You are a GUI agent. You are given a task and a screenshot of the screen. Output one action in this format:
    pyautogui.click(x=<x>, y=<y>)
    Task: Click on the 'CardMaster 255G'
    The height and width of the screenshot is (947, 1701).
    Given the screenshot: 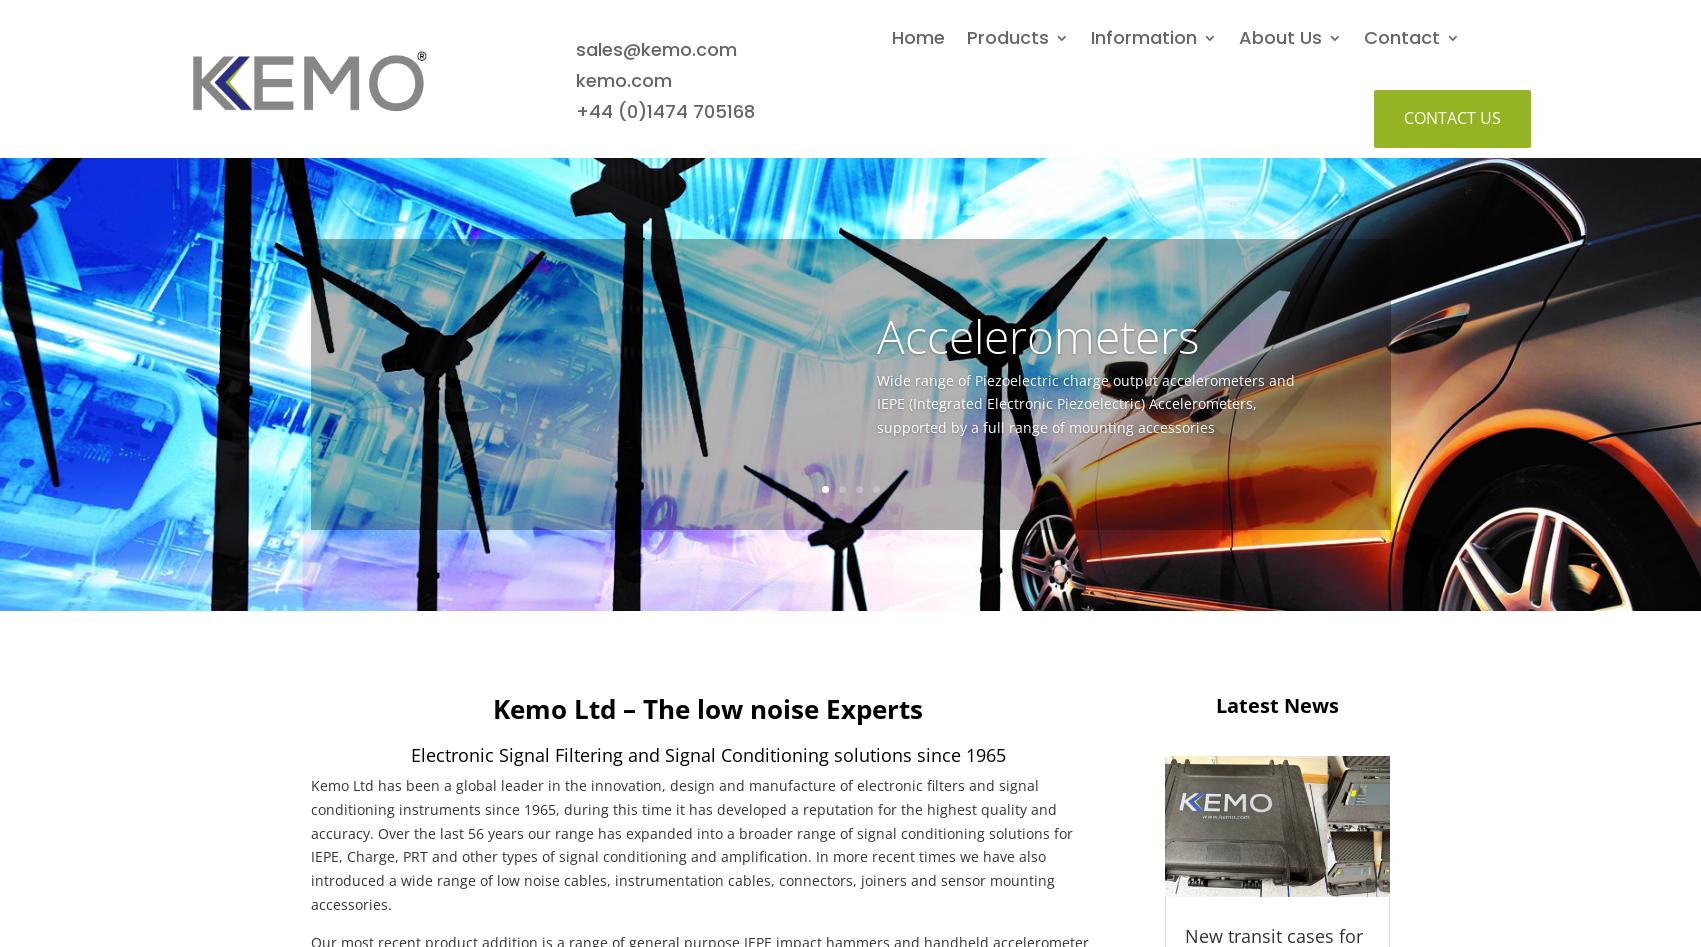 What is the action you would take?
    pyautogui.click(x=1300, y=243)
    